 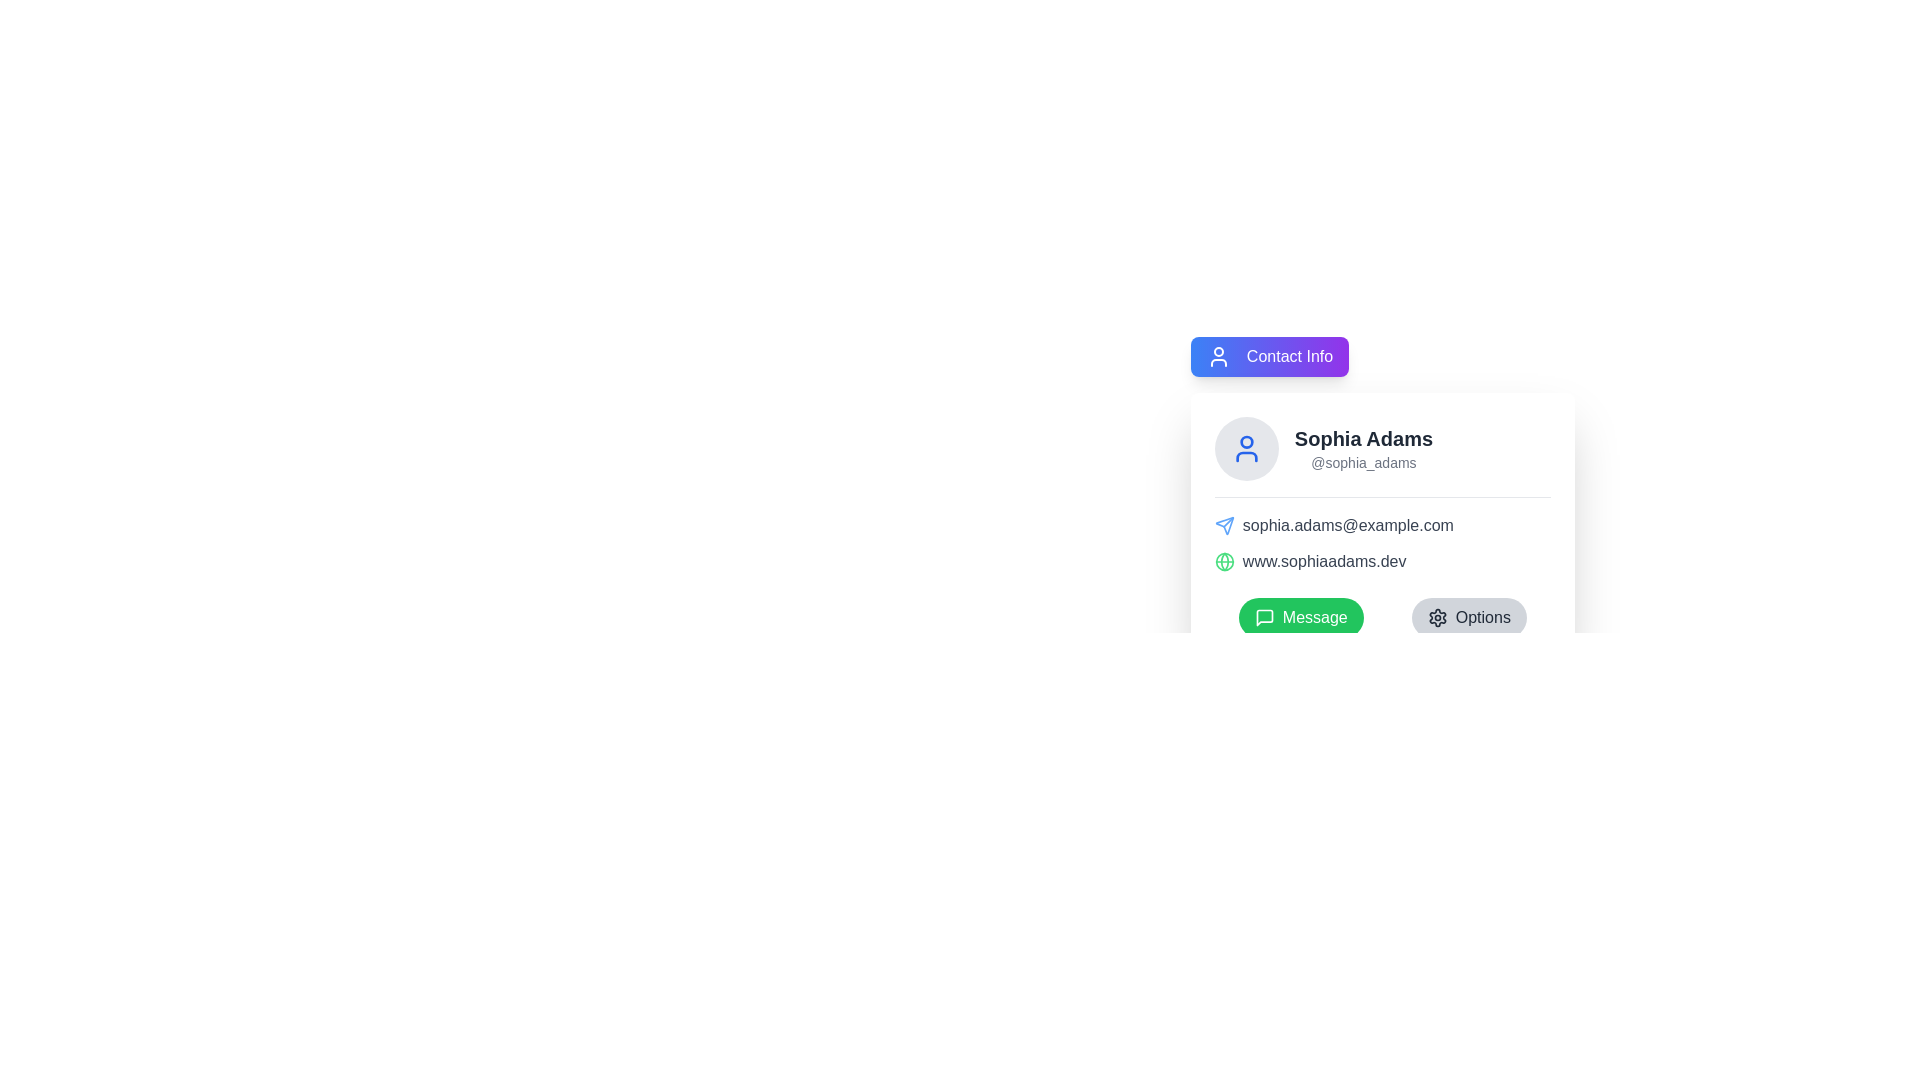 What do you see at coordinates (1223, 562) in the screenshot?
I see `the small circular green globe SVG icon located to the left of the text link 'www.sophiaadams.dev'` at bounding box center [1223, 562].